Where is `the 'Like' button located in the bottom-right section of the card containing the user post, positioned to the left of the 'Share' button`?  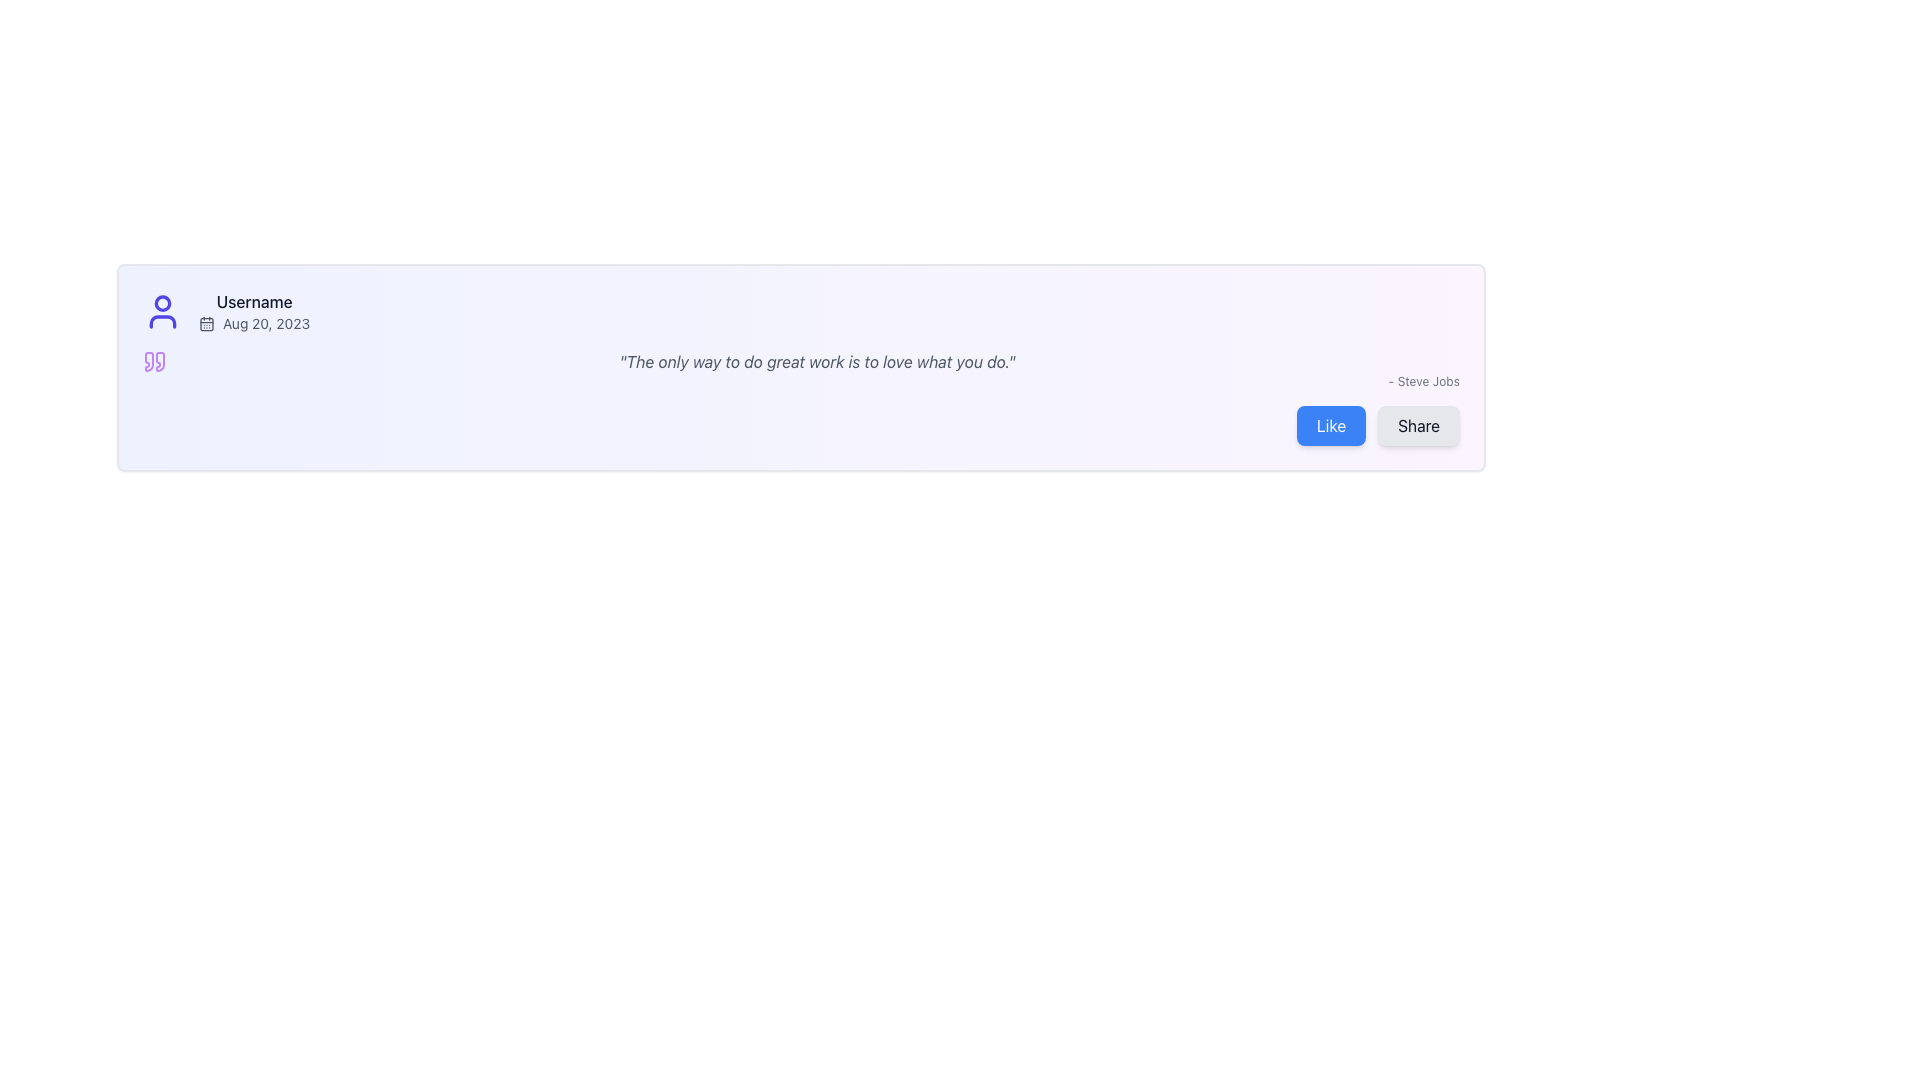
the 'Like' button located in the bottom-right section of the card containing the user post, positioned to the left of the 'Share' button is located at coordinates (1331, 424).